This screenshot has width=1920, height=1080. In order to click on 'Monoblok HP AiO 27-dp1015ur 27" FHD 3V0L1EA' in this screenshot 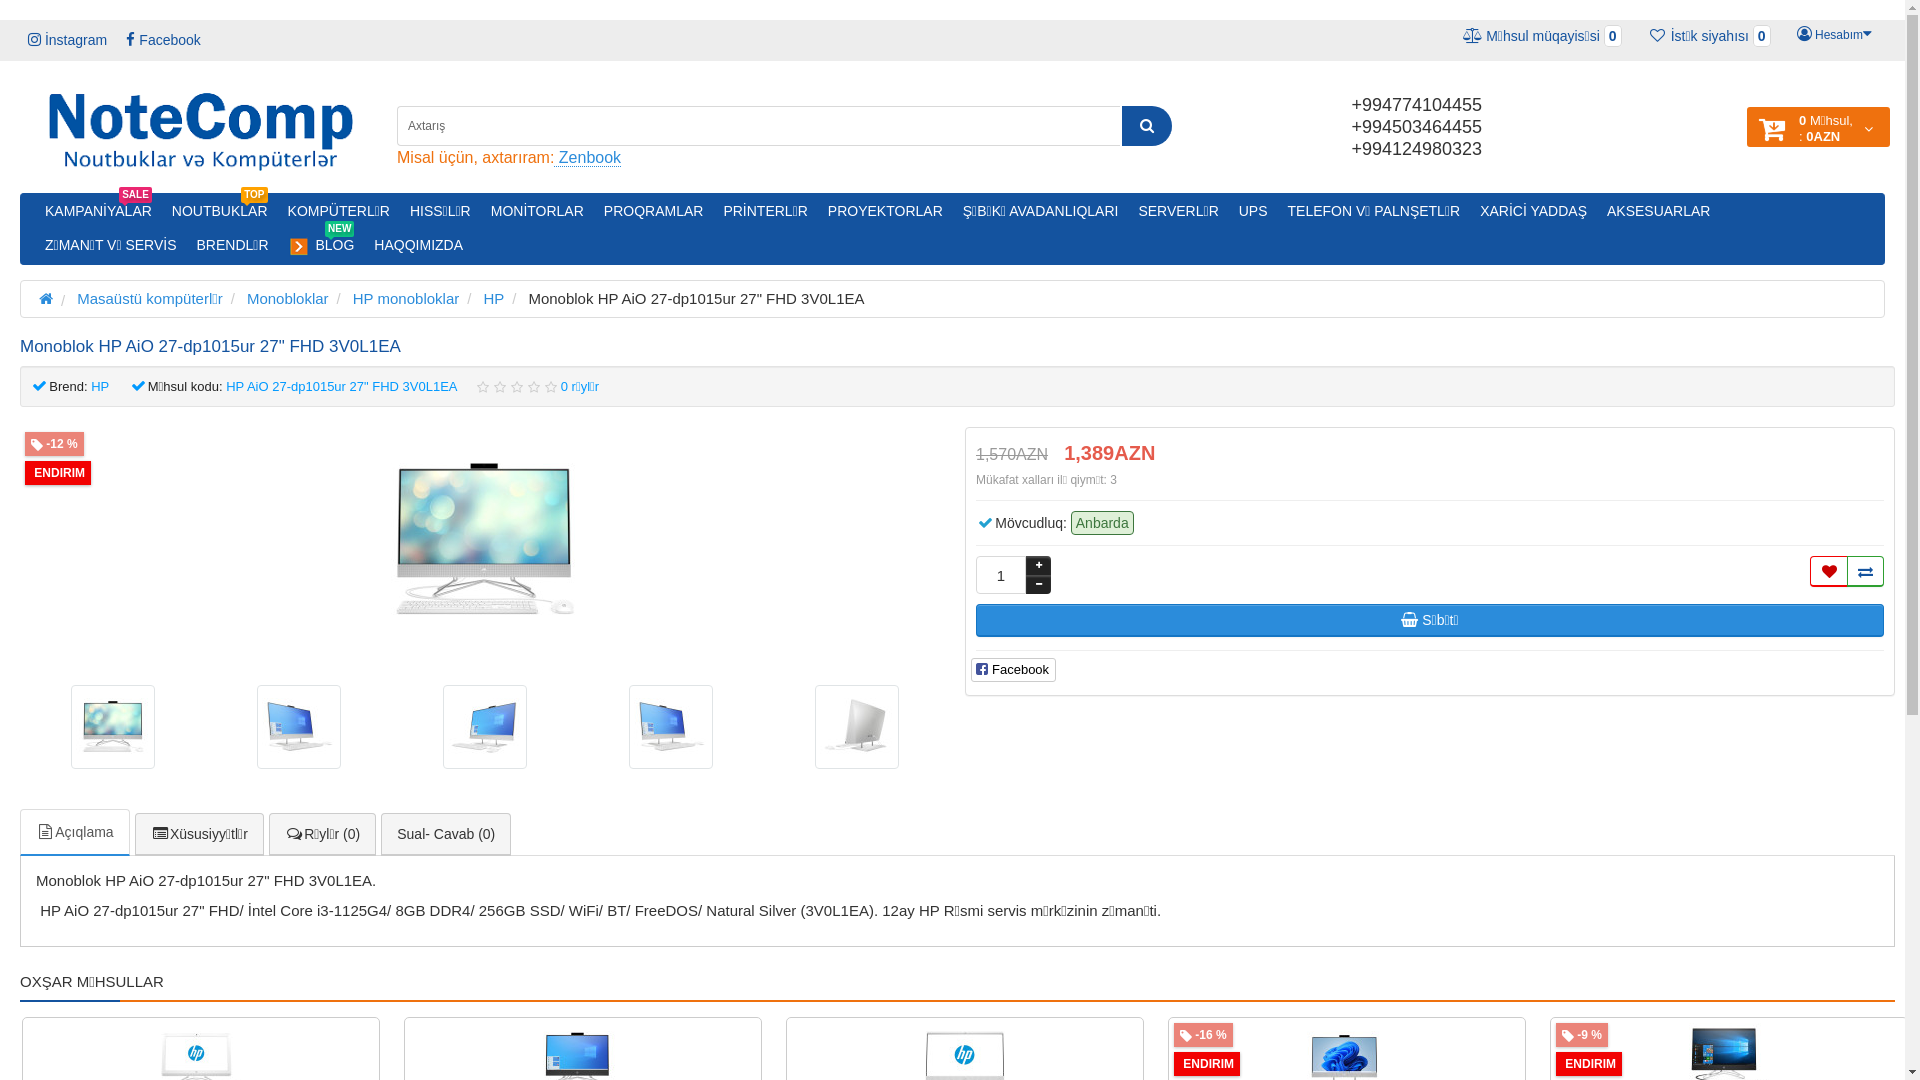, I will do `click(297, 726)`.